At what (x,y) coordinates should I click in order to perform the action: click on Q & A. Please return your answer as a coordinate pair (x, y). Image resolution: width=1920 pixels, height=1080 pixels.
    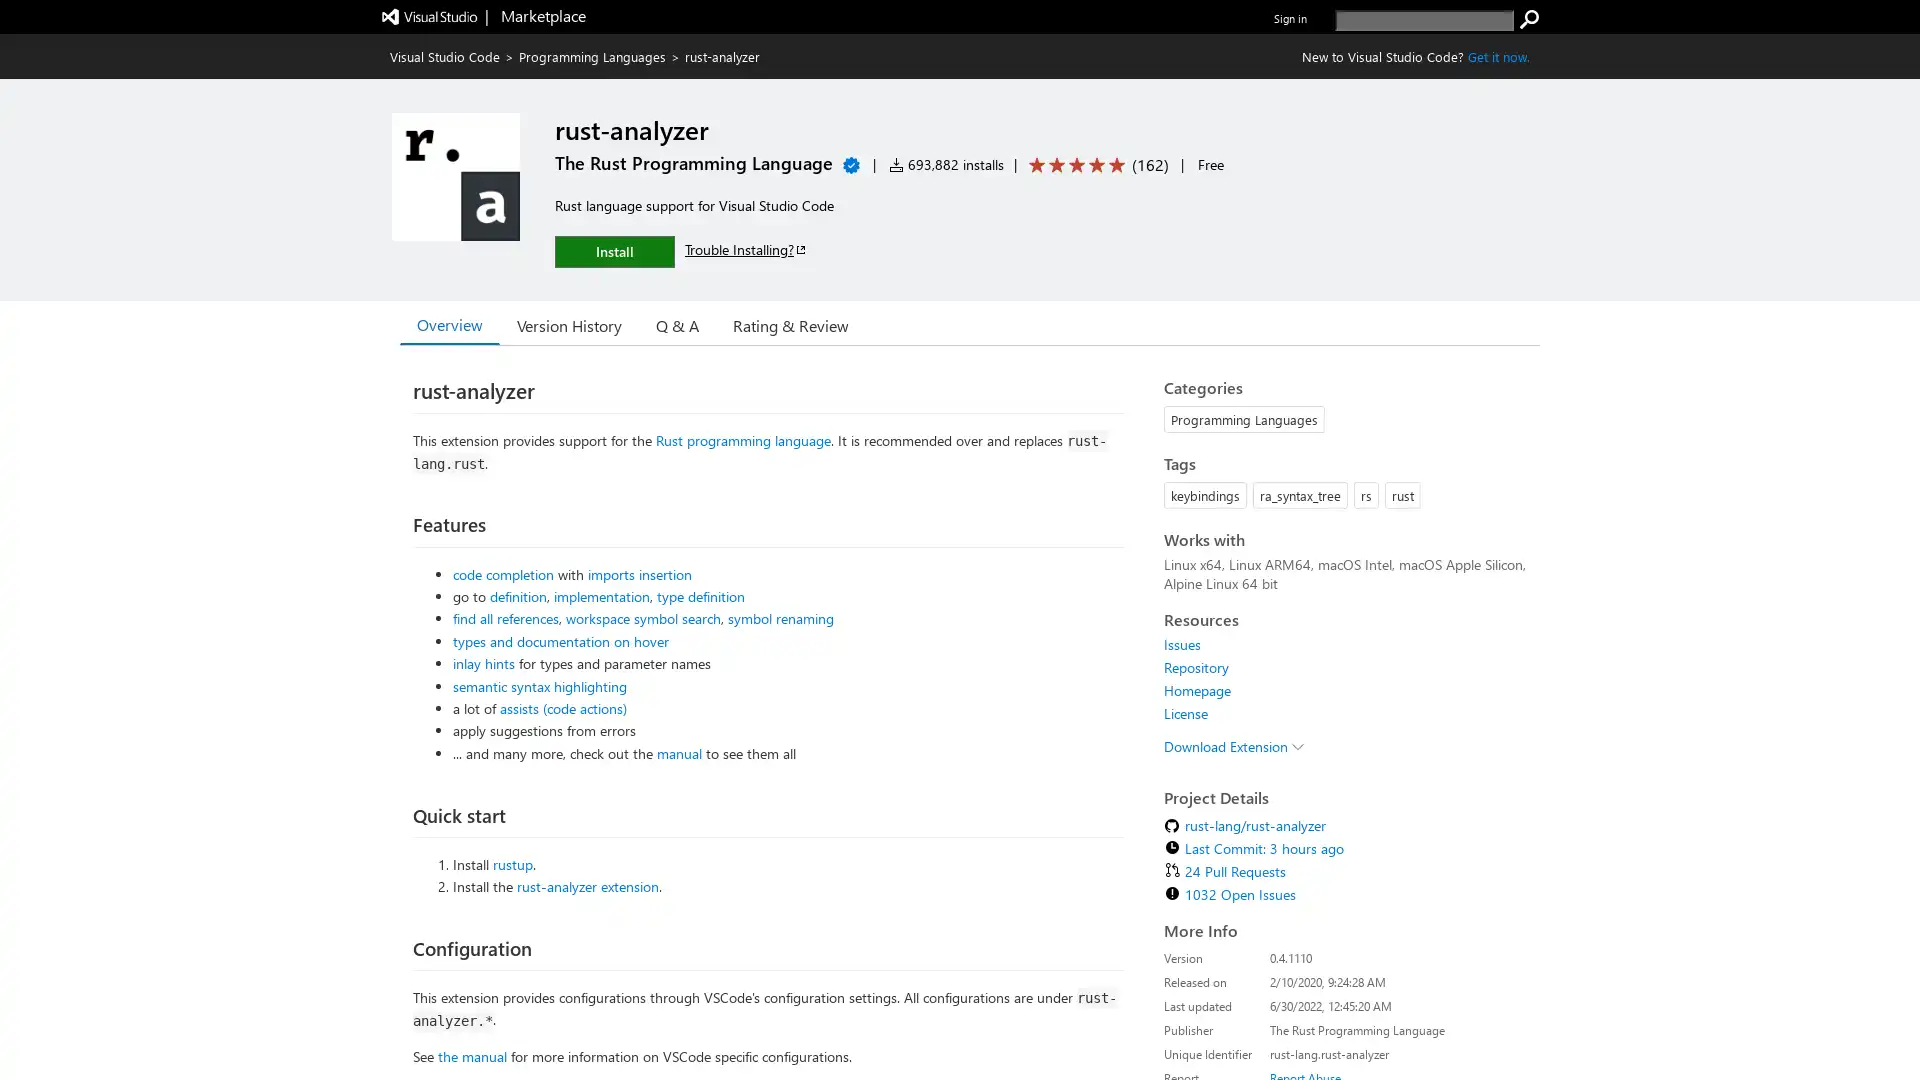
    Looking at the image, I should click on (677, 323).